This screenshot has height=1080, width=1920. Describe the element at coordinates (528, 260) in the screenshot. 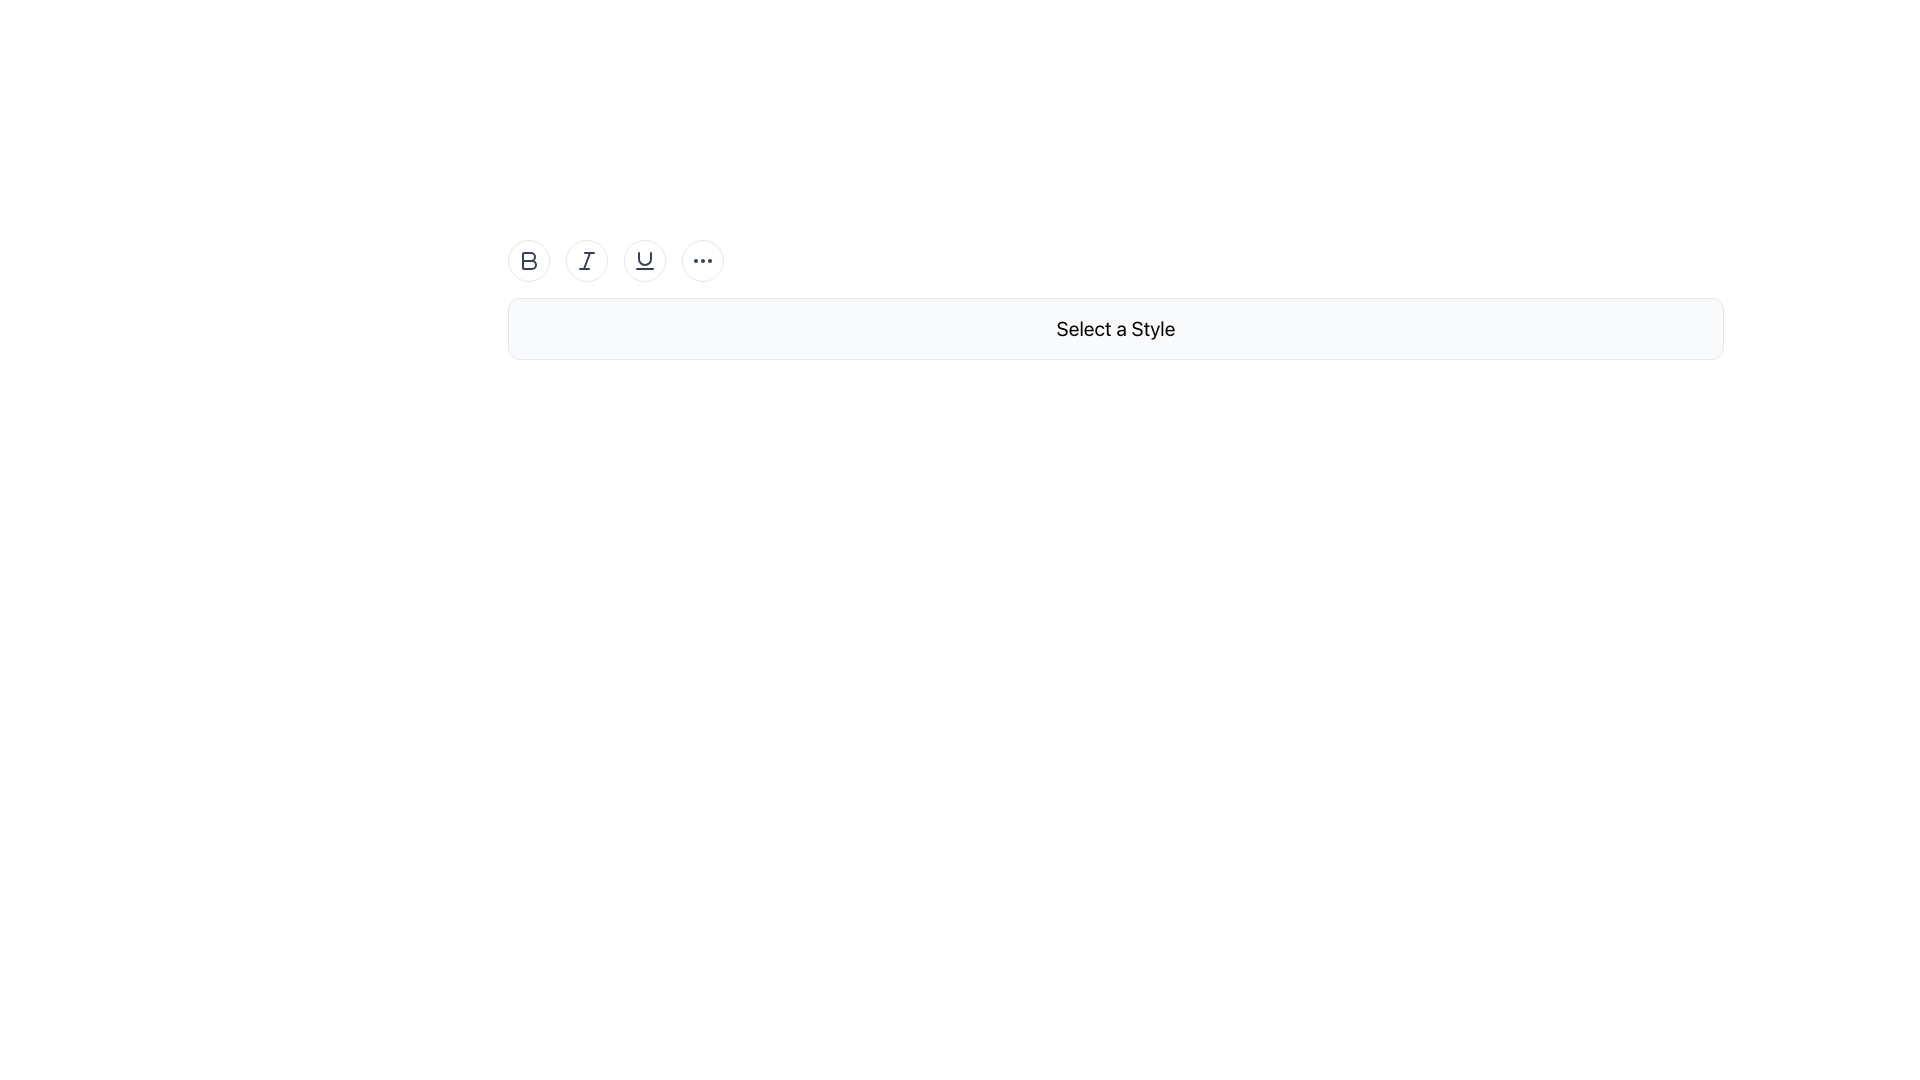

I see `the circular button with a bold 'B' icon in the top-left section of the interface to visualize the hover effect` at that location.